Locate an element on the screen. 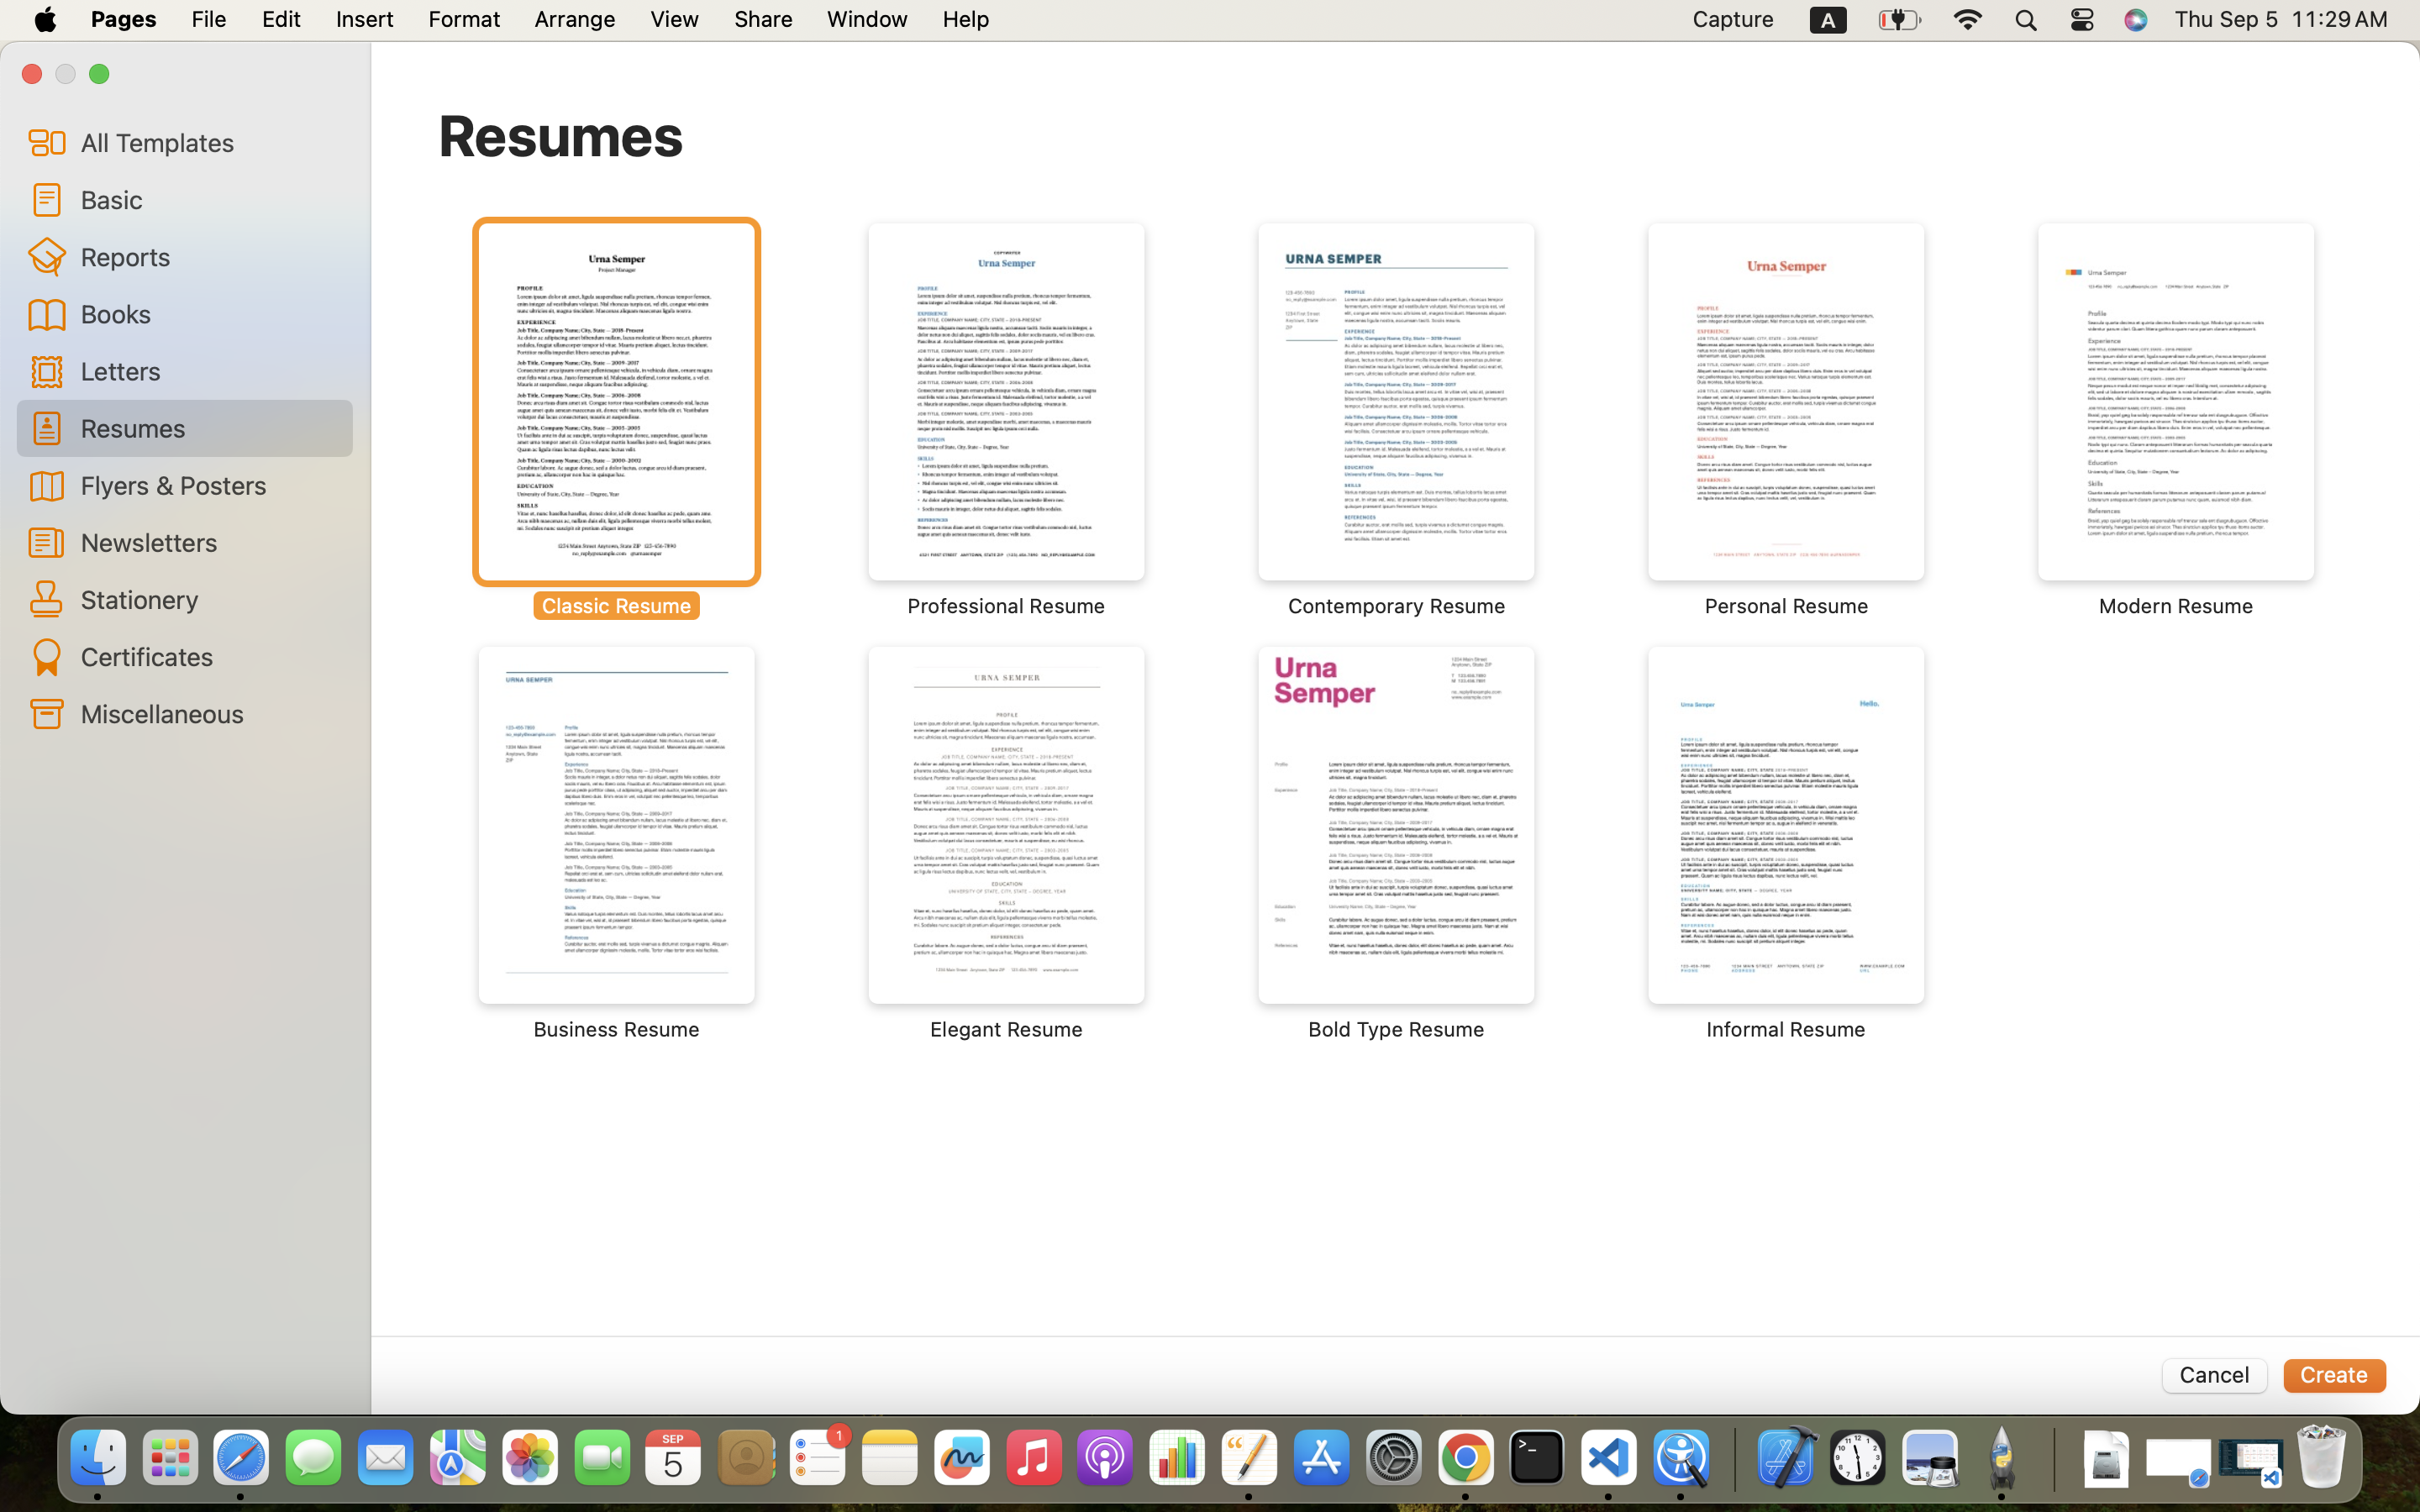  'Letters' is located at coordinates (208, 370).